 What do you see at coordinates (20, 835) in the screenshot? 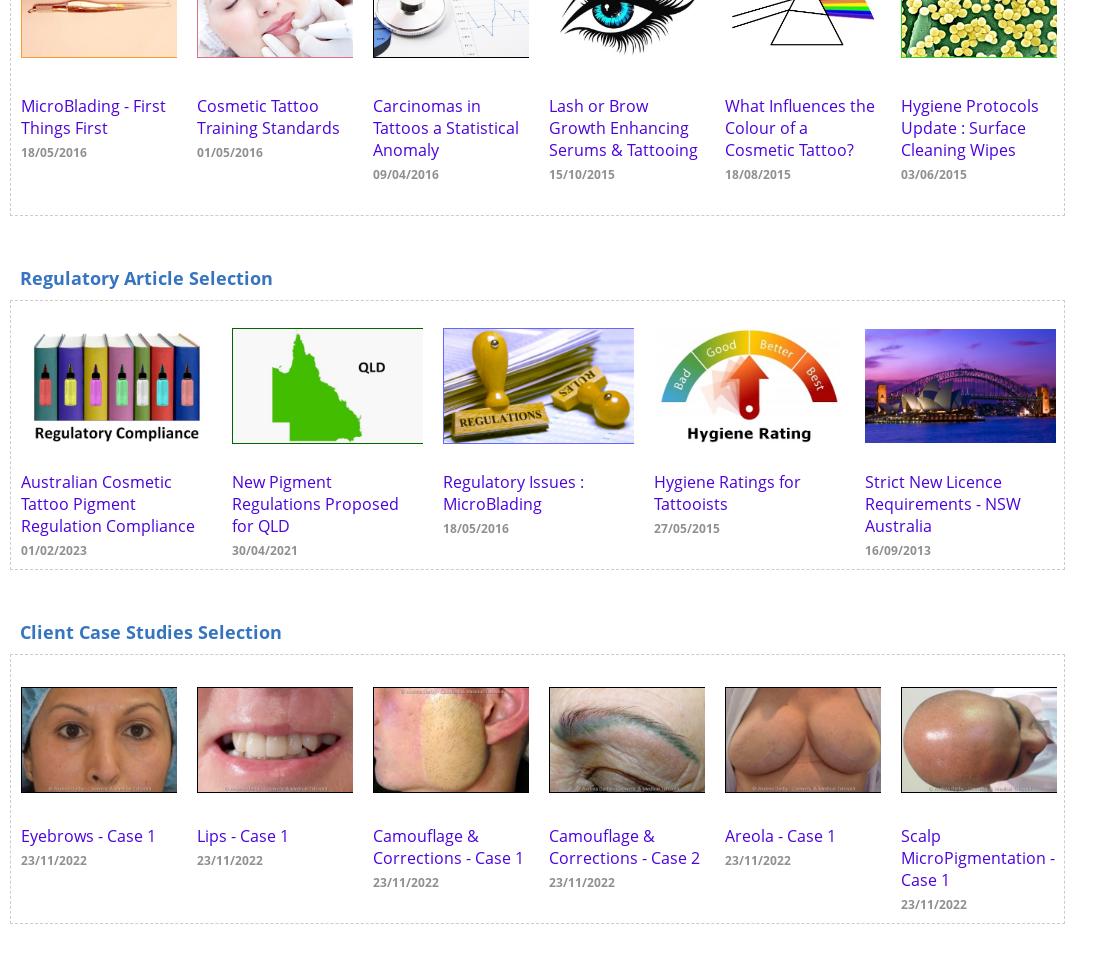
I see `'Eyebrows - Case 1'` at bounding box center [20, 835].